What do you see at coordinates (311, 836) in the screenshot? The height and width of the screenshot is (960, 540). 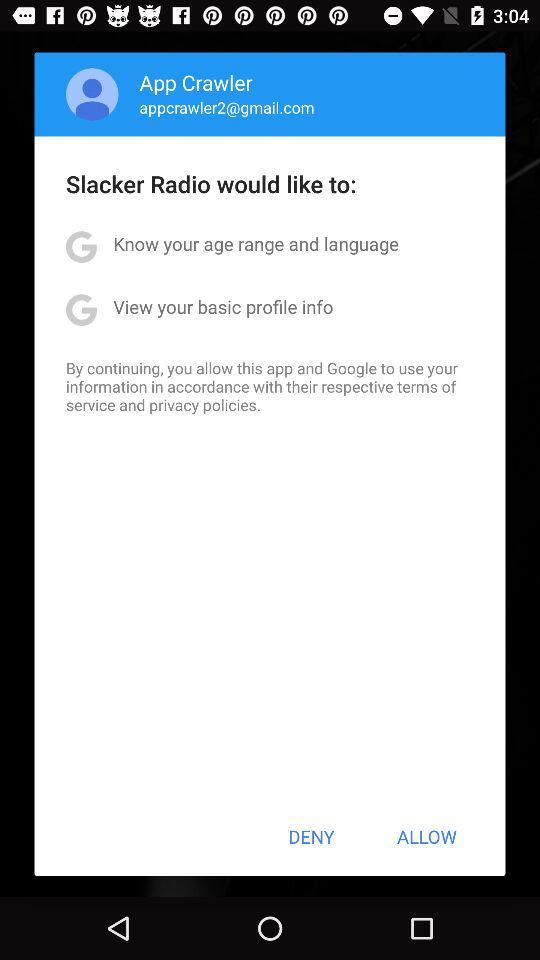 I see `the deny button` at bounding box center [311, 836].